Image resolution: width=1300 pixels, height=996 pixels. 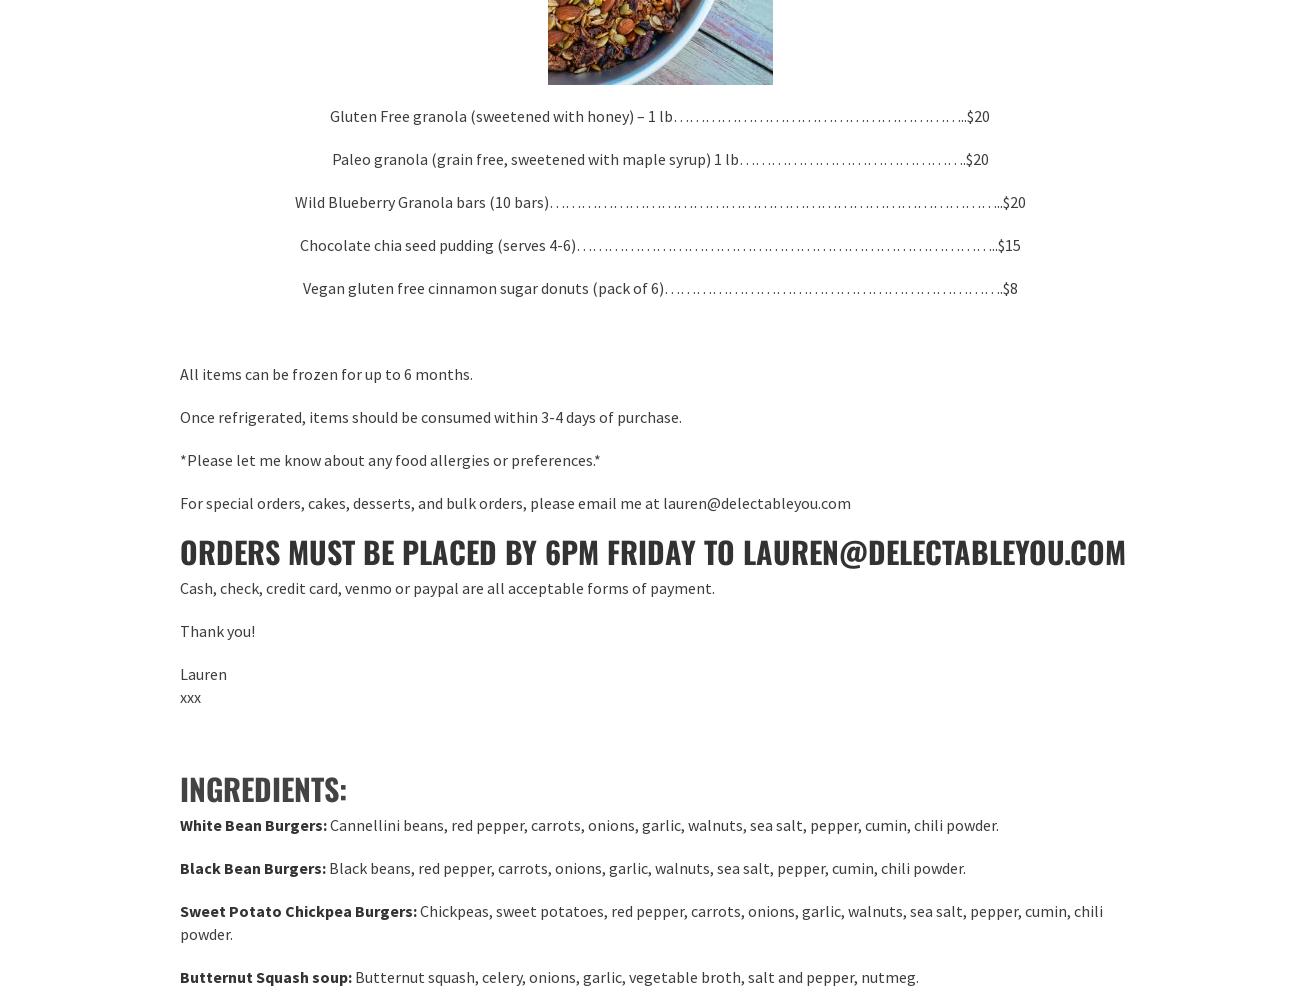 What do you see at coordinates (325, 373) in the screenshot?
I see `'All items can be frozen for up to 6 months.'` at bounding box center [325, 373].